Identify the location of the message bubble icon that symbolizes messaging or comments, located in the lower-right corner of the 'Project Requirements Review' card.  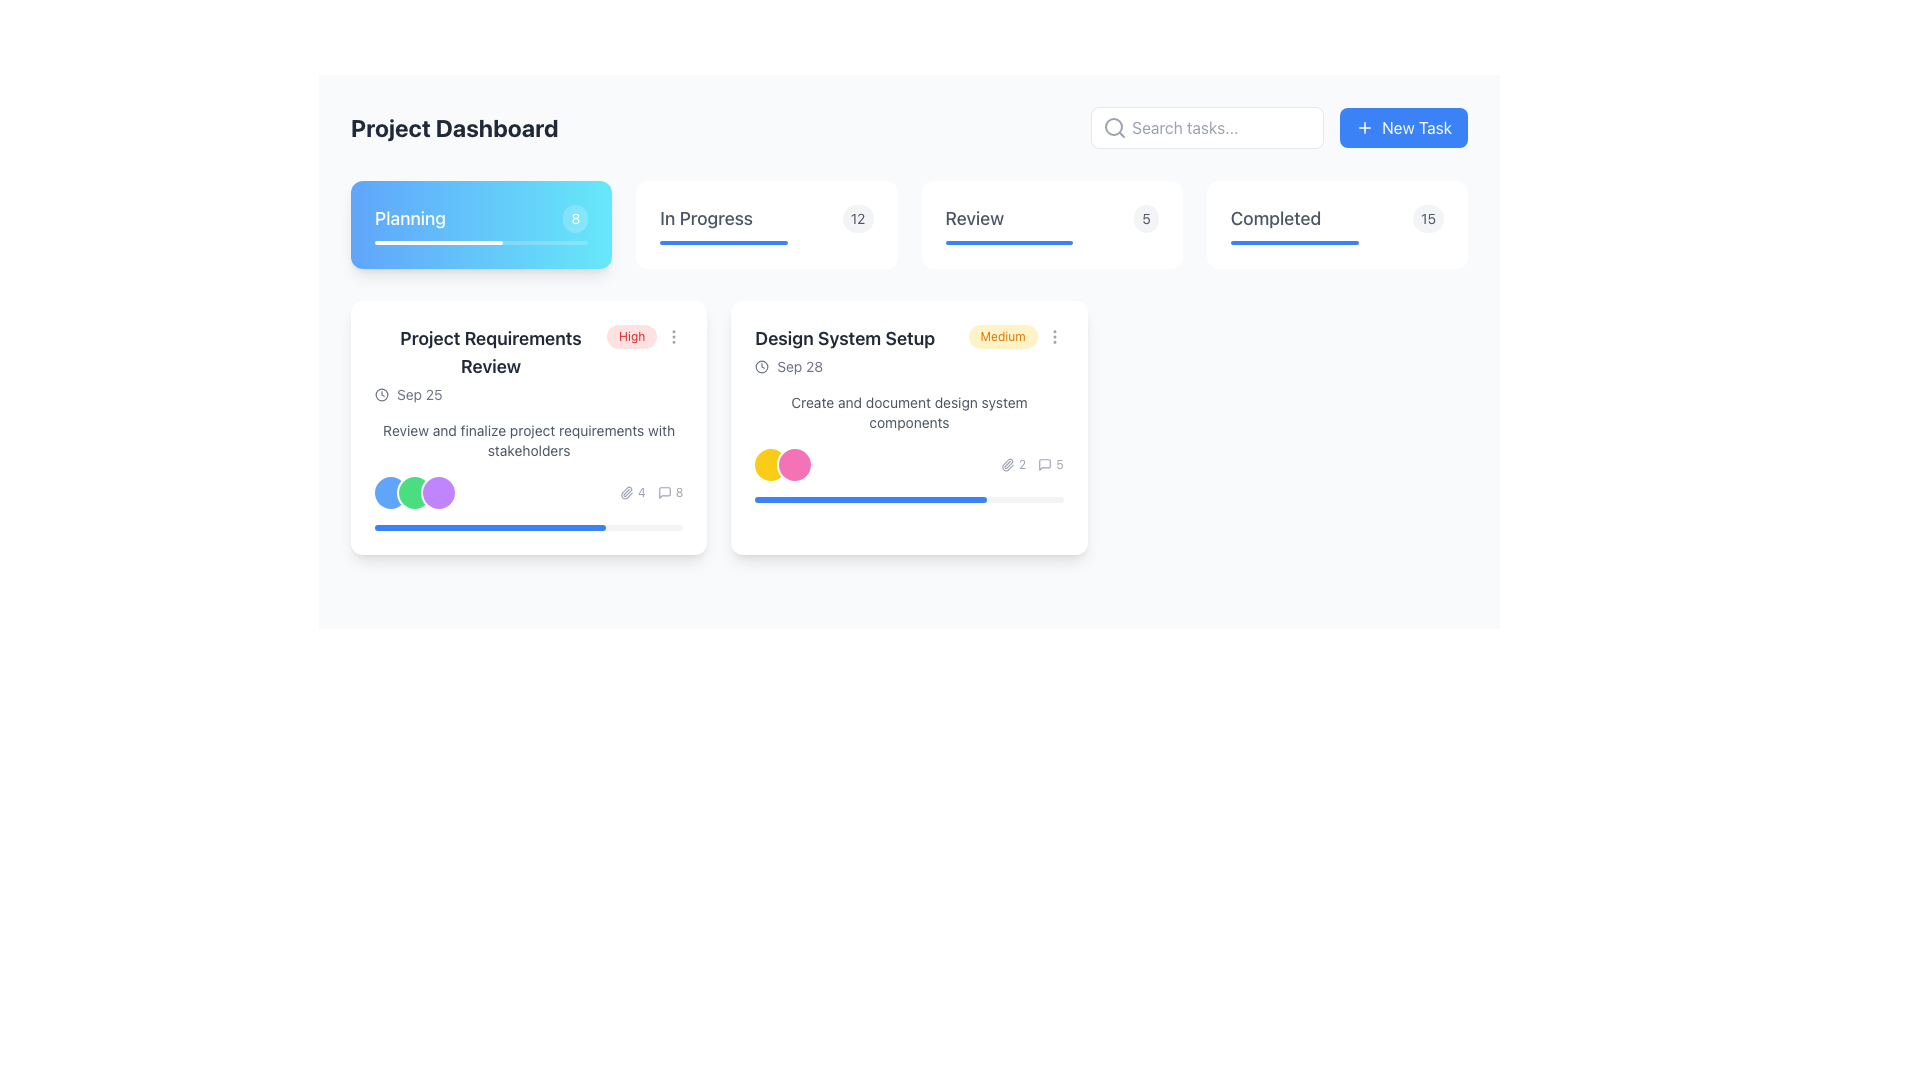
(664, 493).